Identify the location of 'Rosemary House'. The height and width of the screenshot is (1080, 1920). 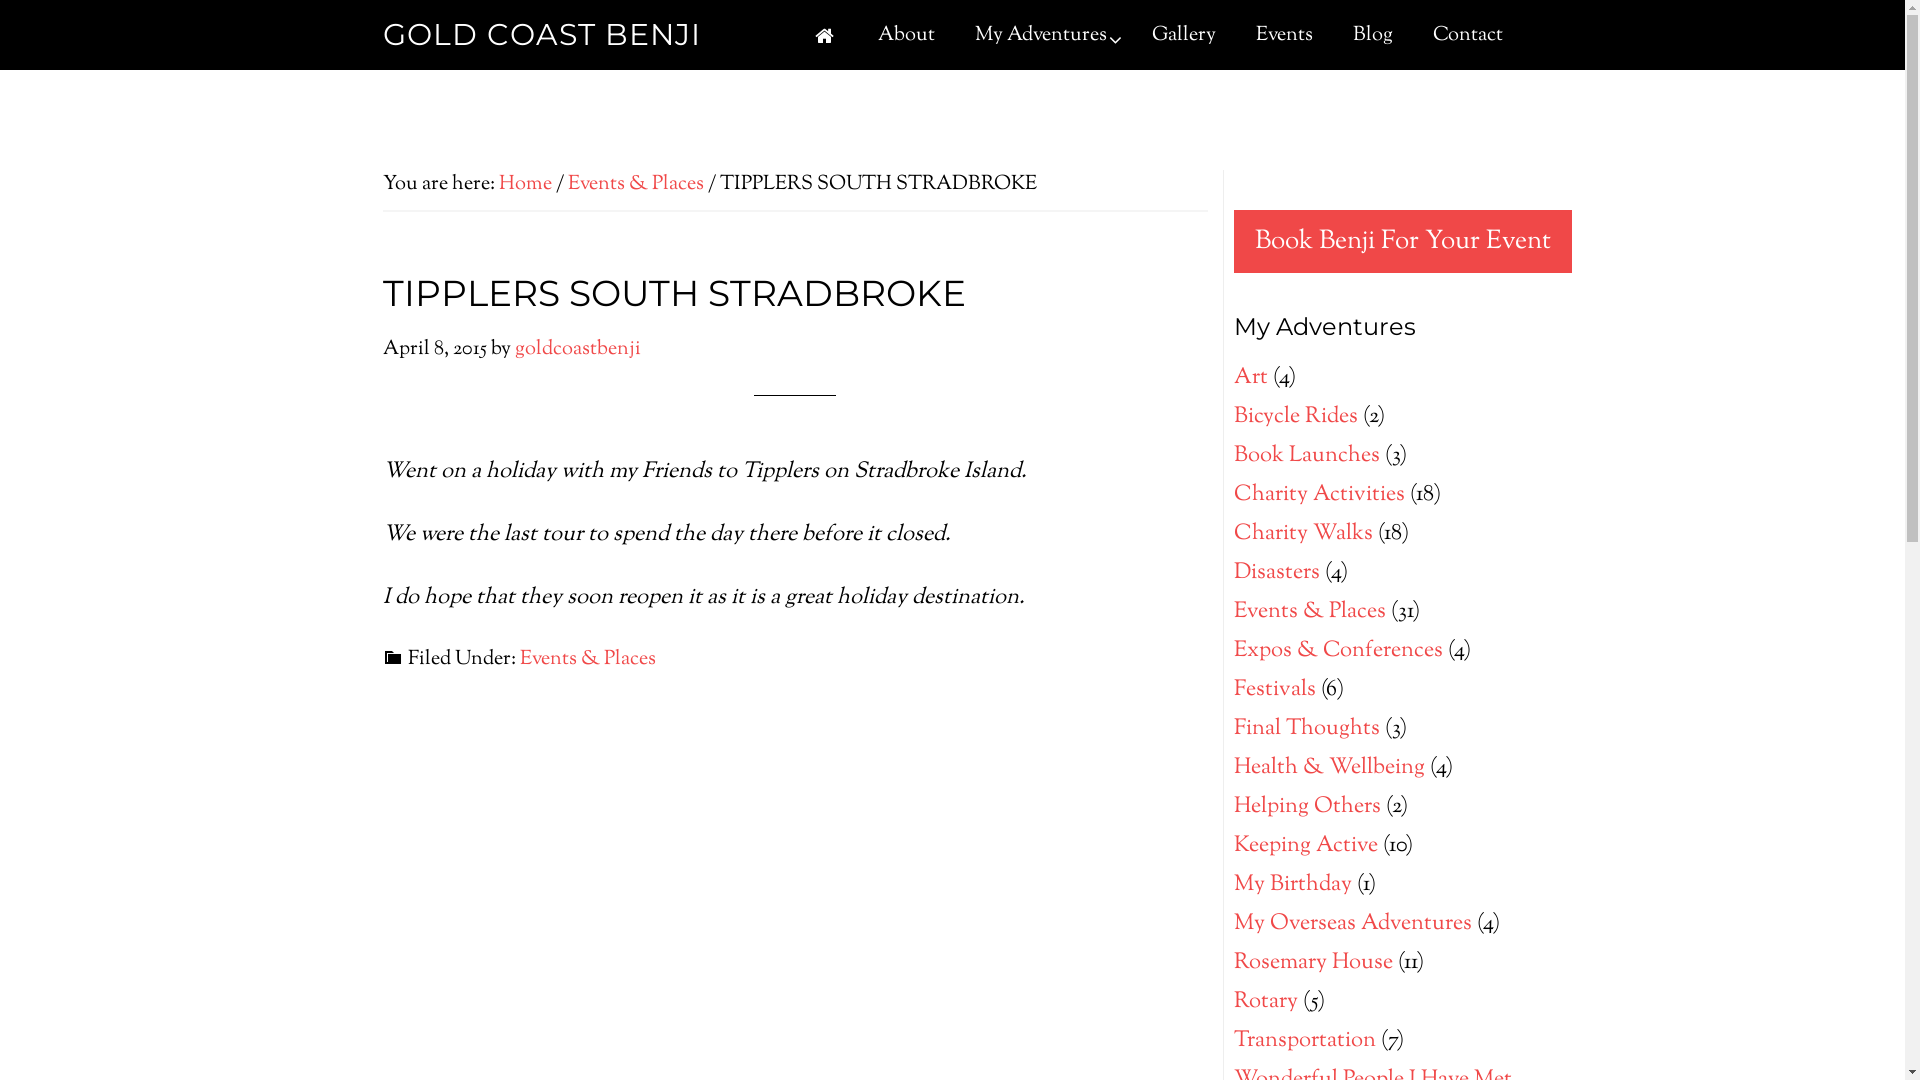
(1313, 962).